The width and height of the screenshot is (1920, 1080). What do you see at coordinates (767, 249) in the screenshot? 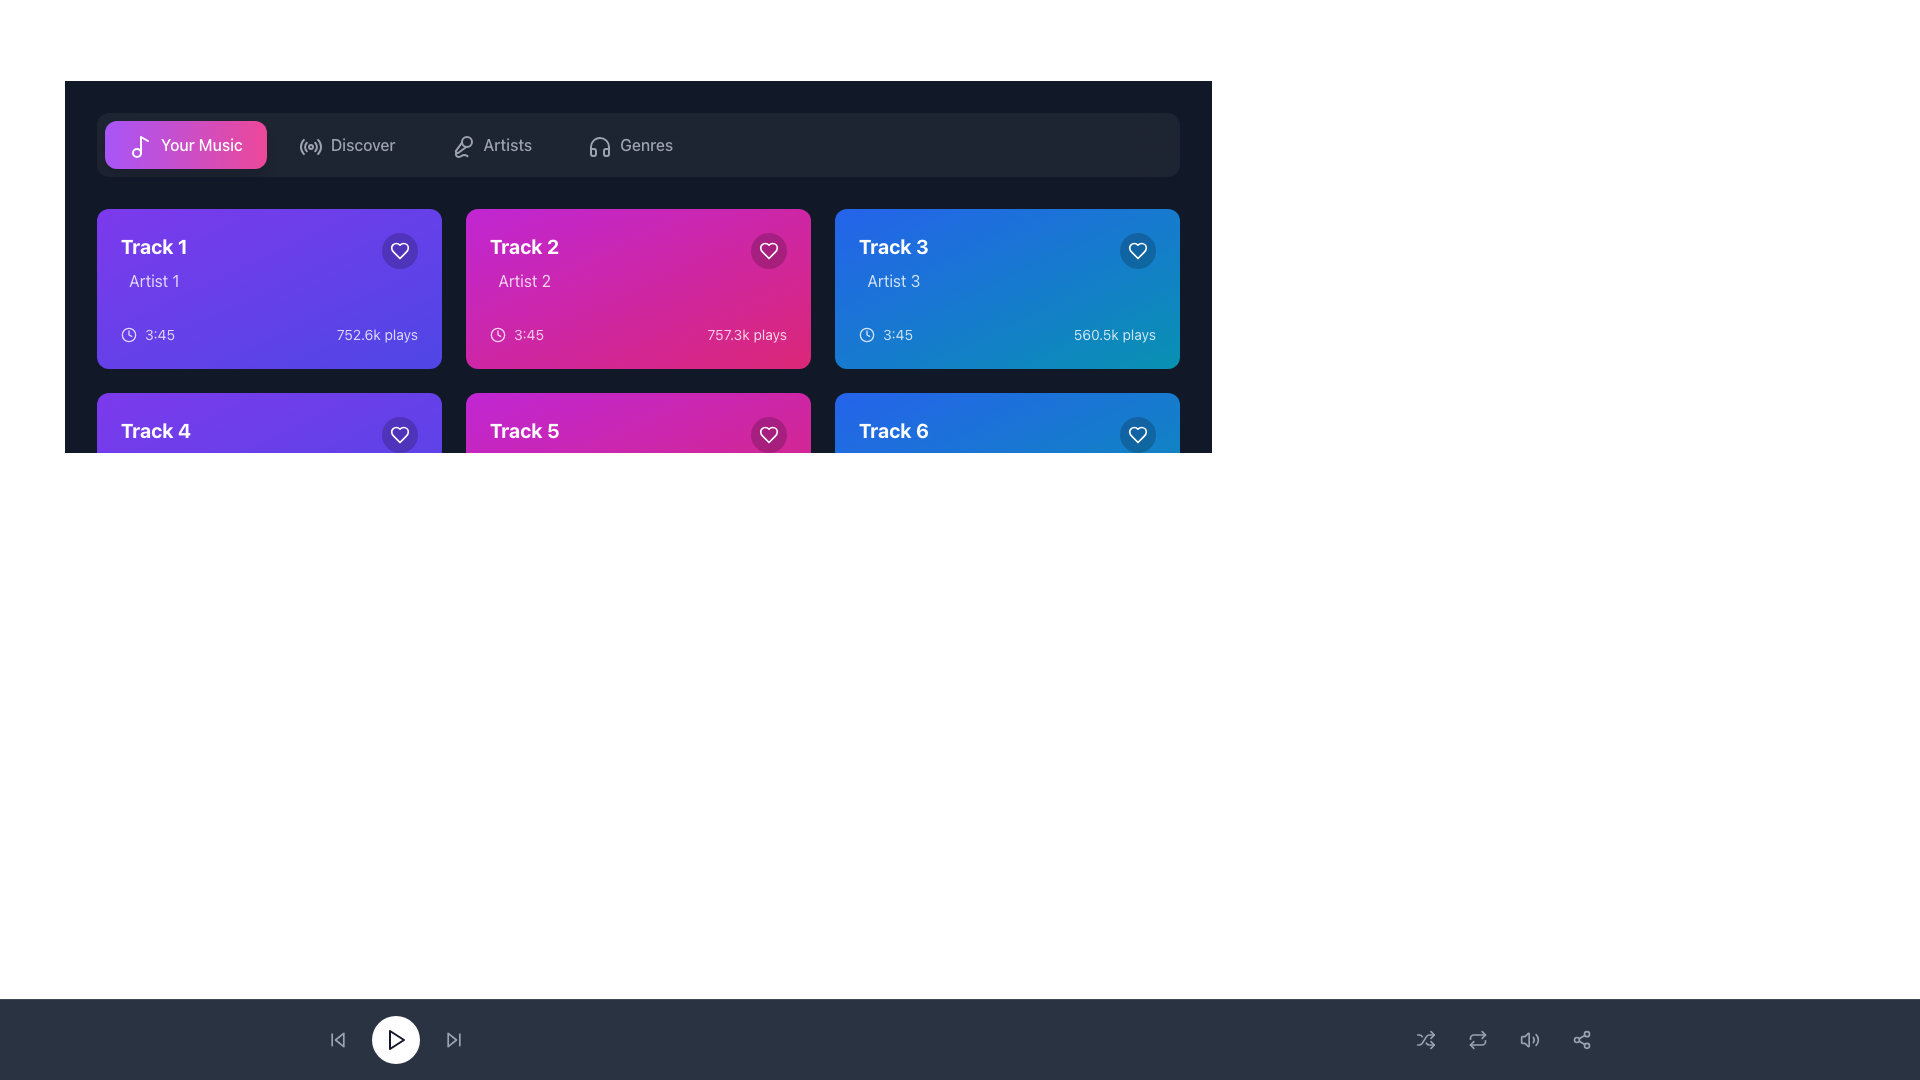
I see `the favorite button located in the top-right corner of the rectangle for 'Track 2' by 'Artist 2'` at bounding box center [767, 249].